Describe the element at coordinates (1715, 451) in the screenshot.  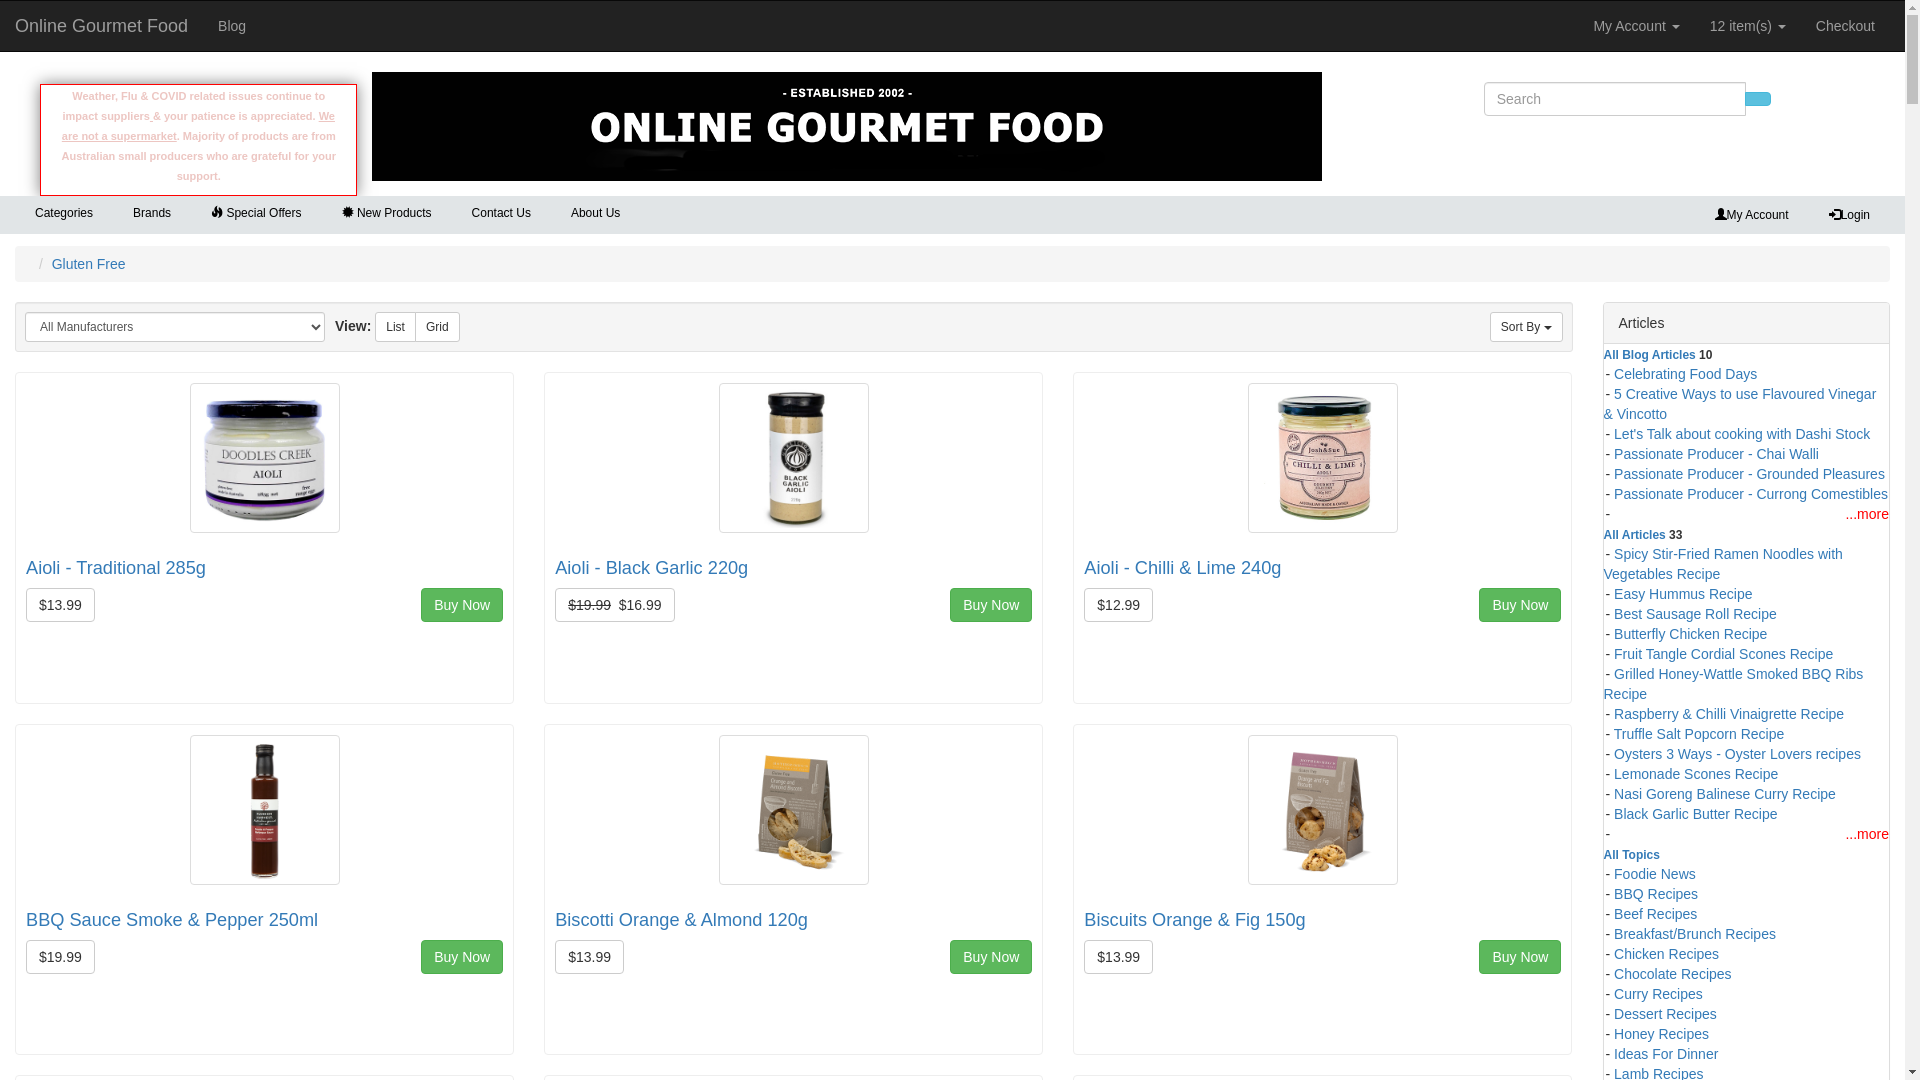
I see `'Passionate Producer - Chai Walli'` at that location.